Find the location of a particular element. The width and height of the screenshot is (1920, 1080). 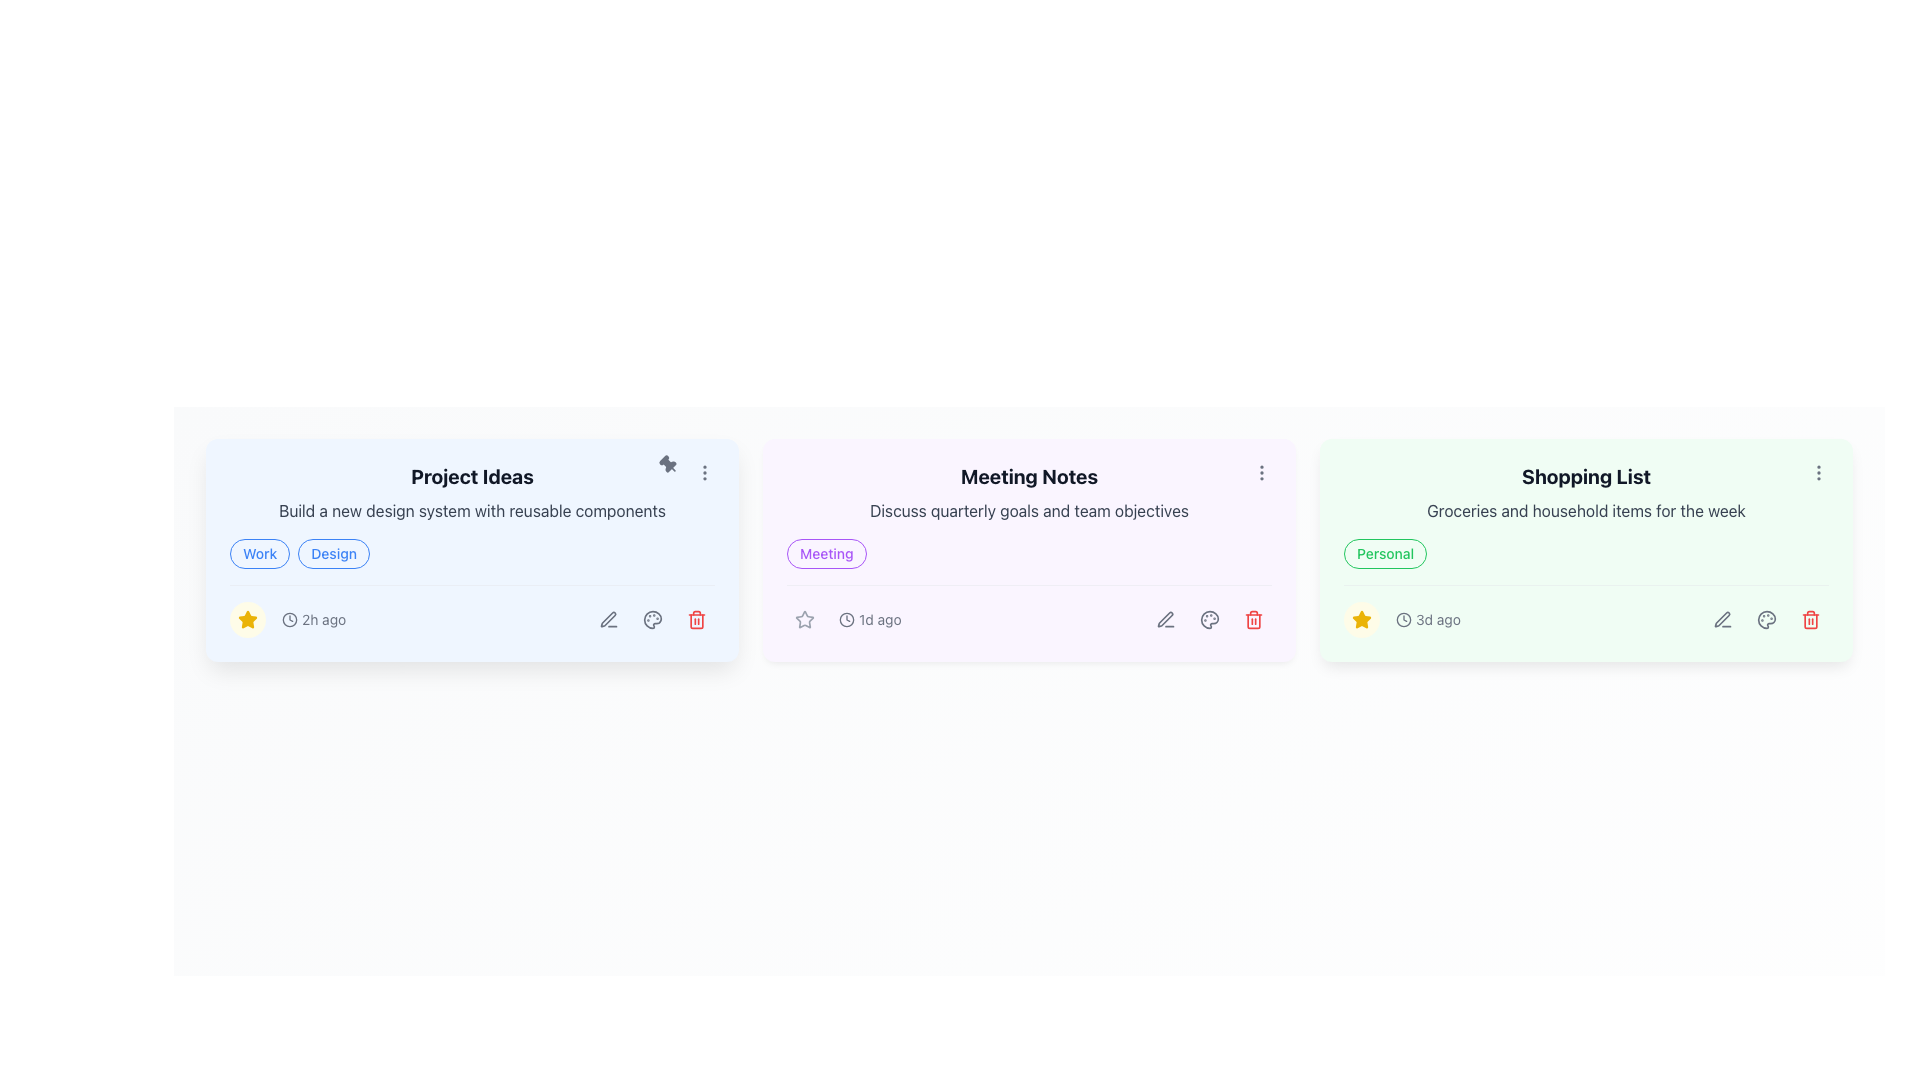

the Timestamp display located in the bottom-left corner of the 'Shopping List' card, next to the star icon is located at coordinates (1401, 619).